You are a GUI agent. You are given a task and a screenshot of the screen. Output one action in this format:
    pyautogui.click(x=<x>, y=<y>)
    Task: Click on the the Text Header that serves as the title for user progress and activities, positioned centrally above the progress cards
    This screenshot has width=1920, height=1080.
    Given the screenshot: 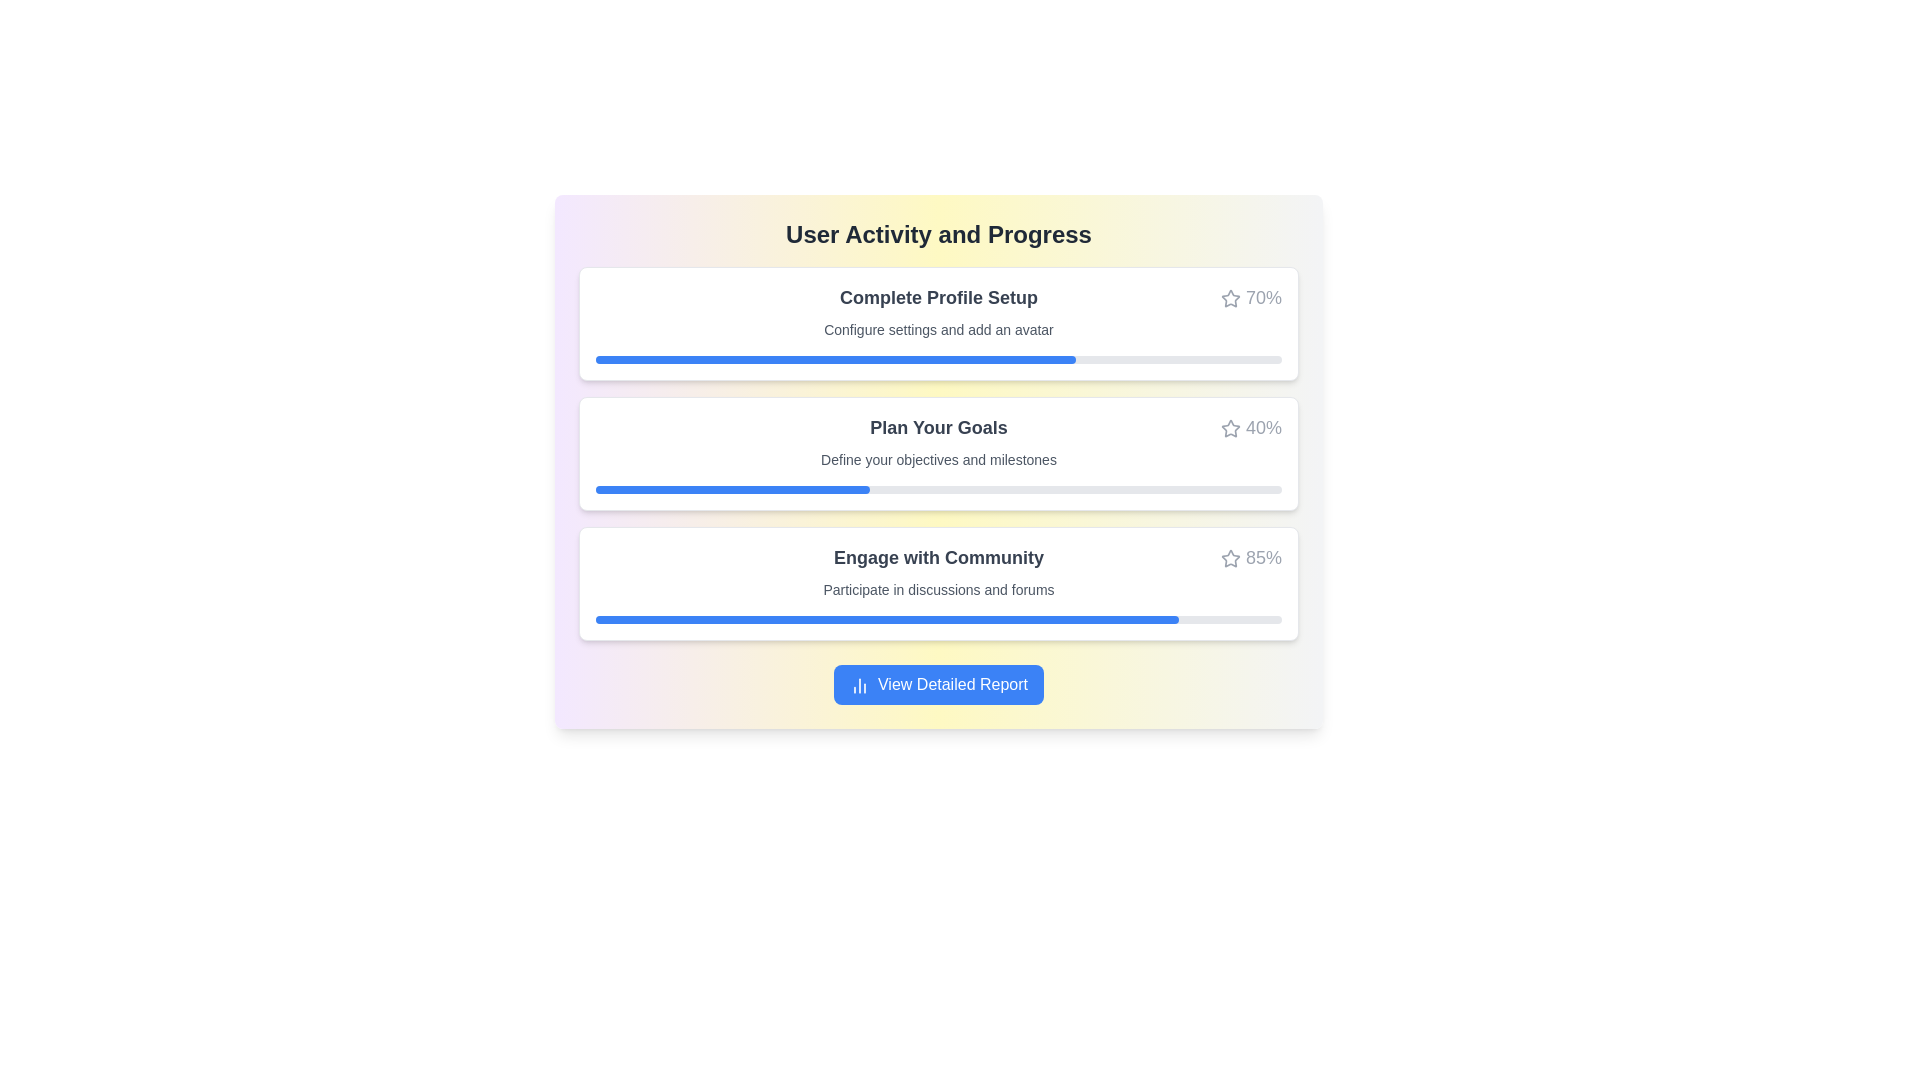 What is the action you would take?
    pyautogui.click(x=938, y=234)
    